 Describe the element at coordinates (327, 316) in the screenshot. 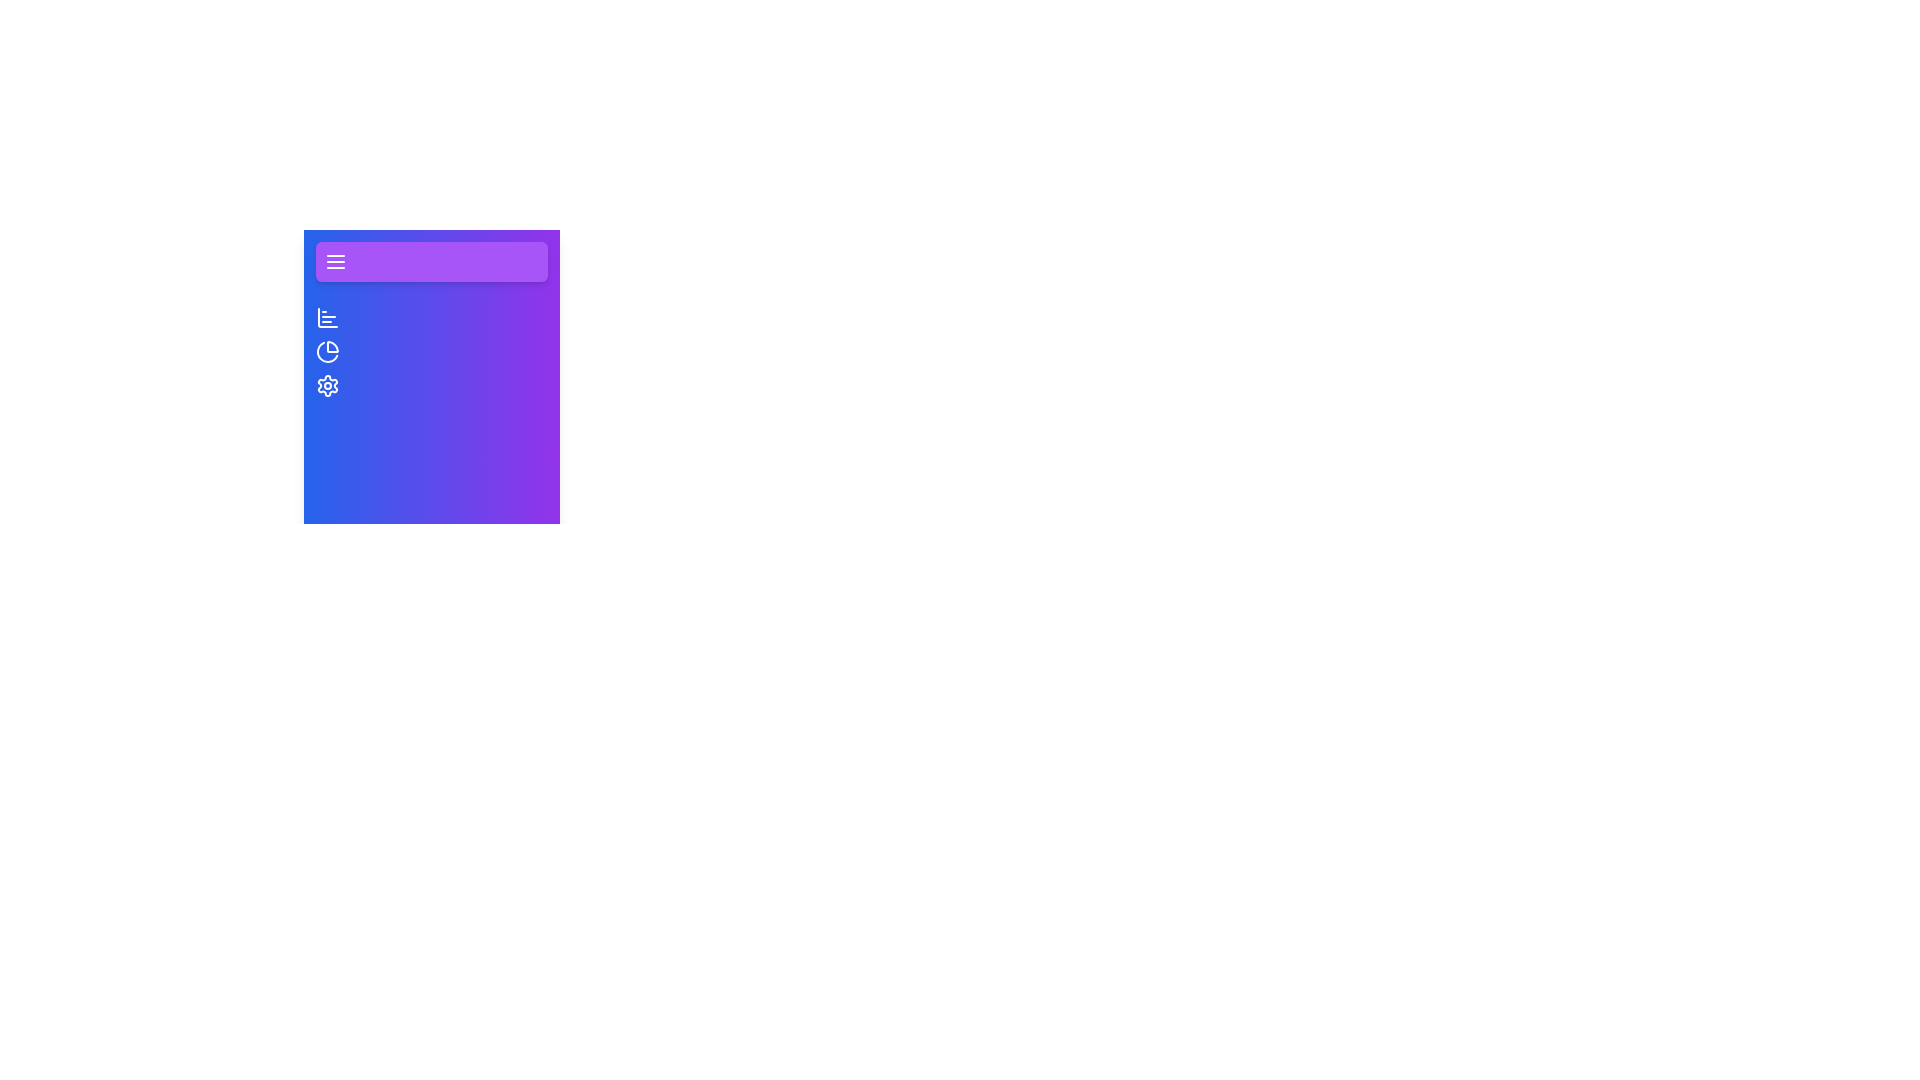

I see `the tab Overview` at that location.